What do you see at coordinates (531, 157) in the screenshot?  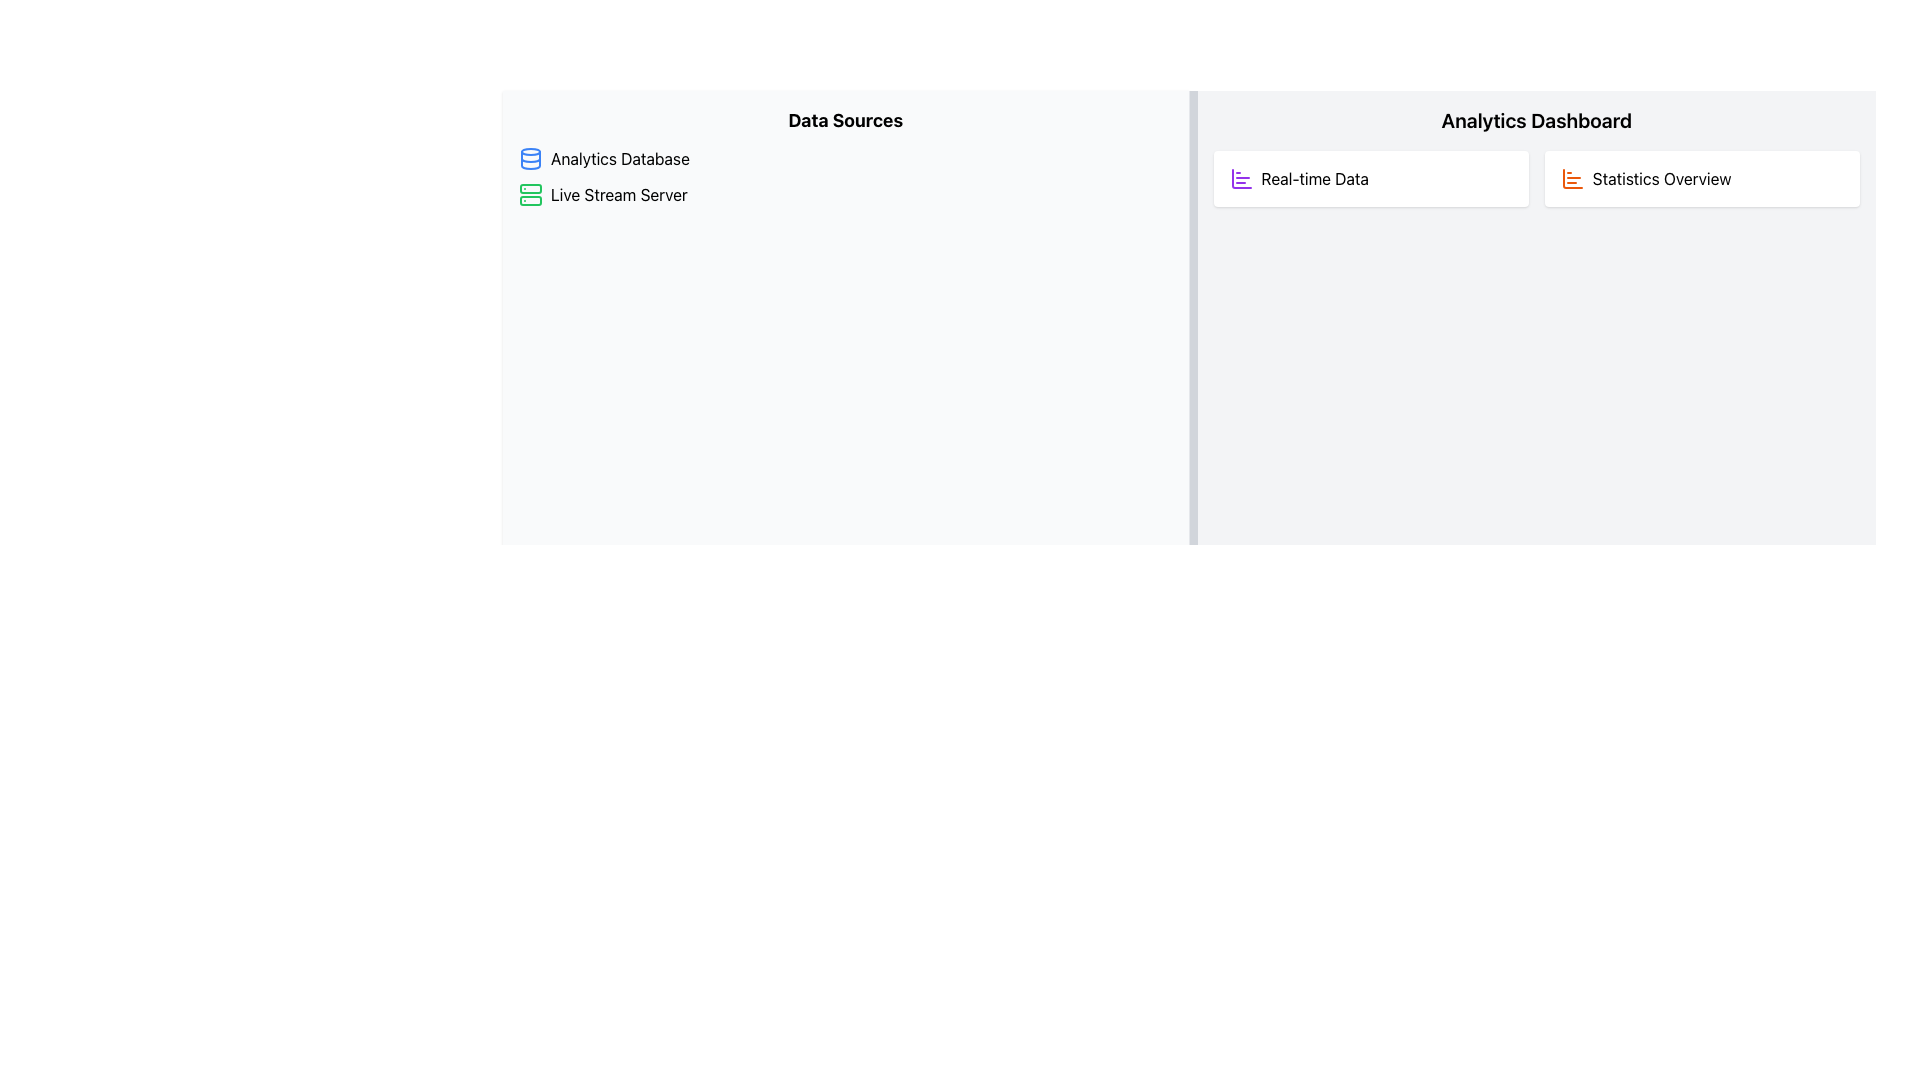 I see `the analytics database icon located at the top left corner of the 'Analytics Database' entry in the 'Data Sources' section` at bounding box center [531, 157].